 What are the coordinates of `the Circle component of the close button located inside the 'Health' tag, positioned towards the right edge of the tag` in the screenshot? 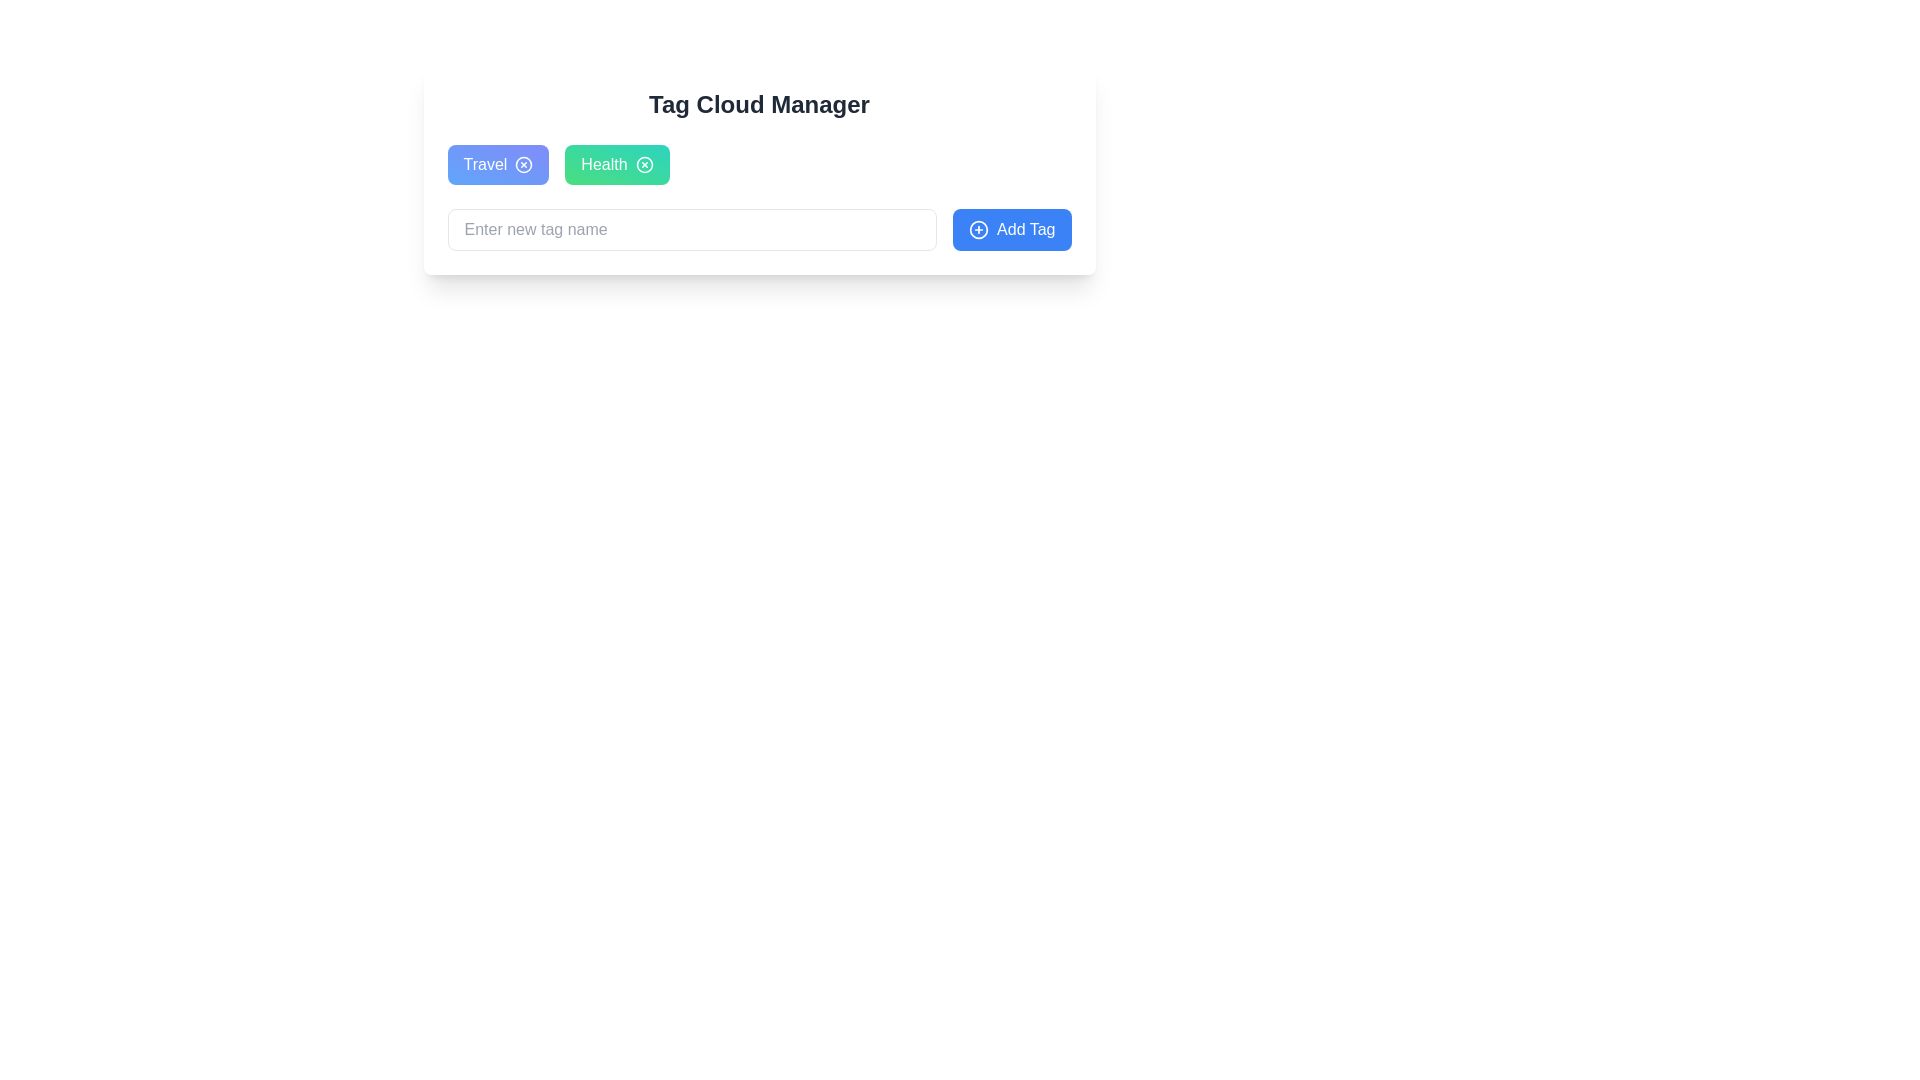 It's located at (644, 164).